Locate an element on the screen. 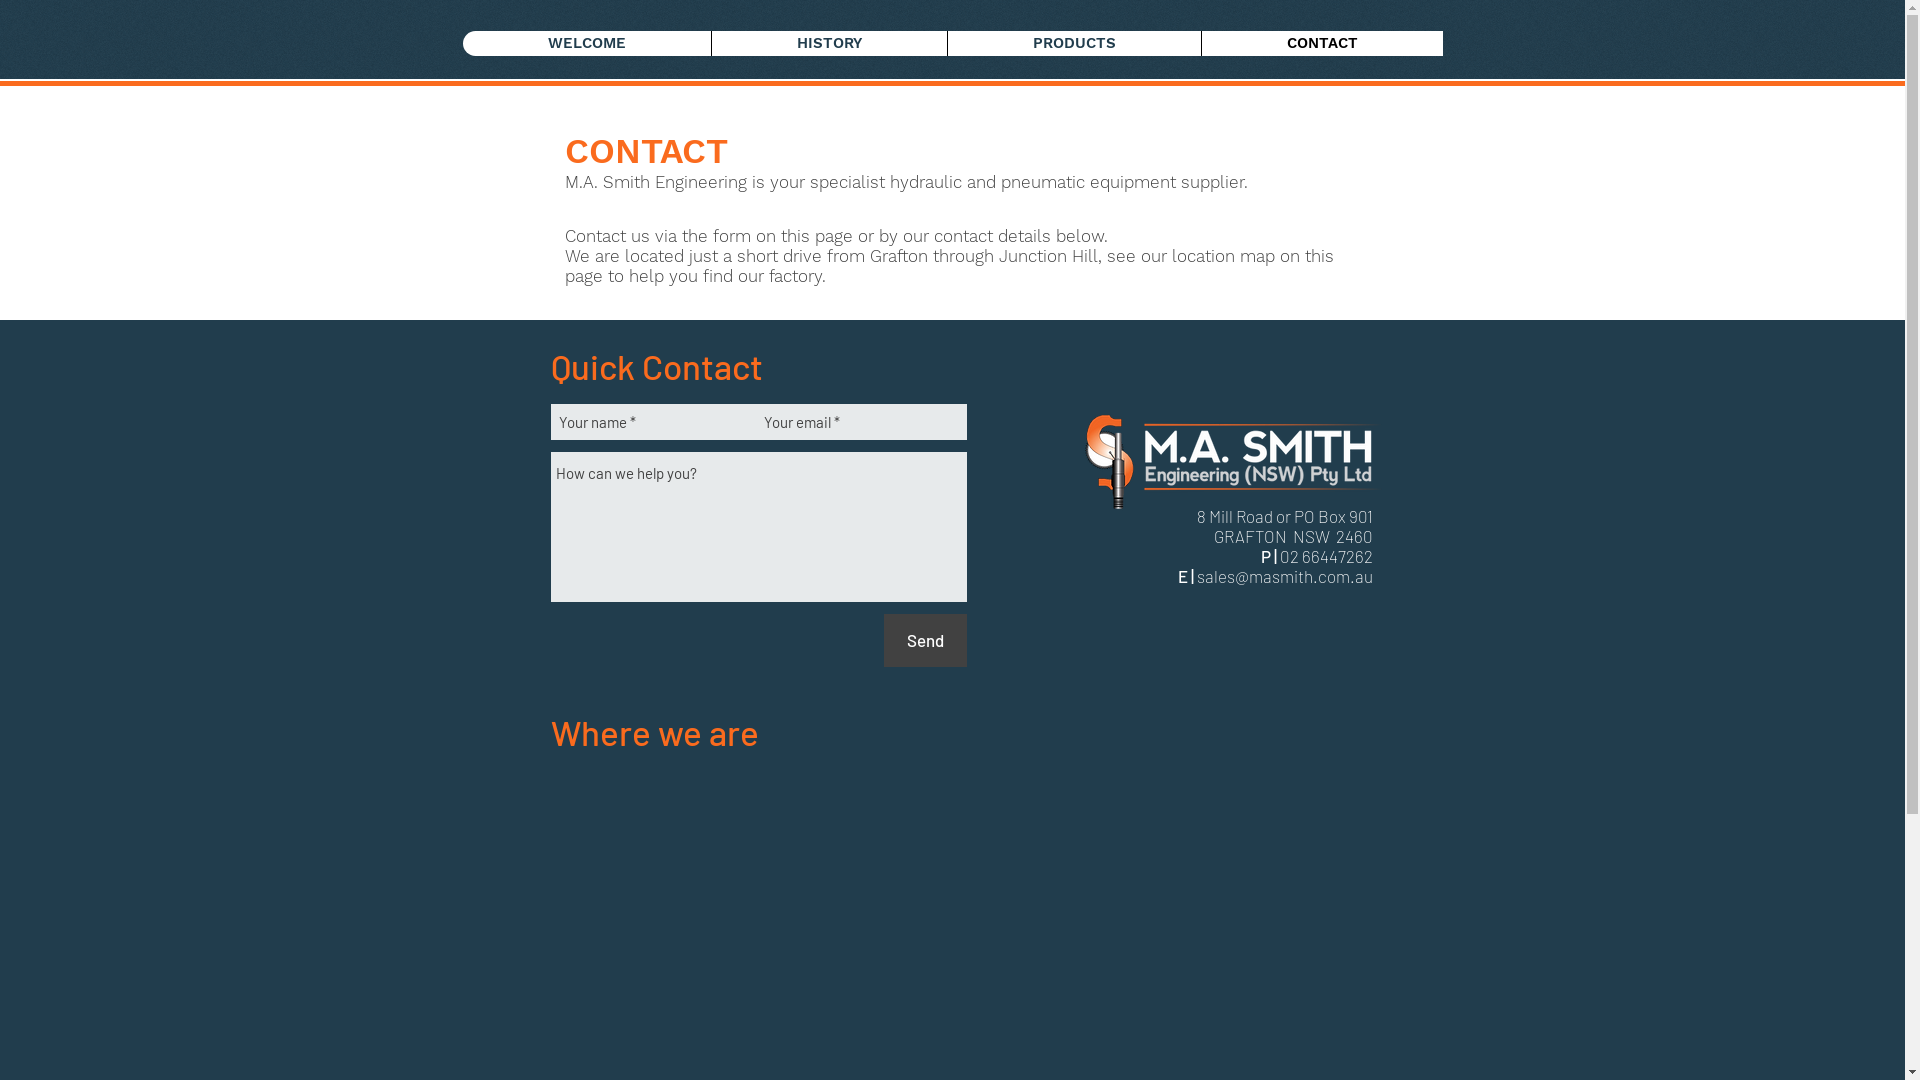 The height and width of the screenshot is (1080, 1920). 'CONTACT' is located at coordinates (1200, 43).